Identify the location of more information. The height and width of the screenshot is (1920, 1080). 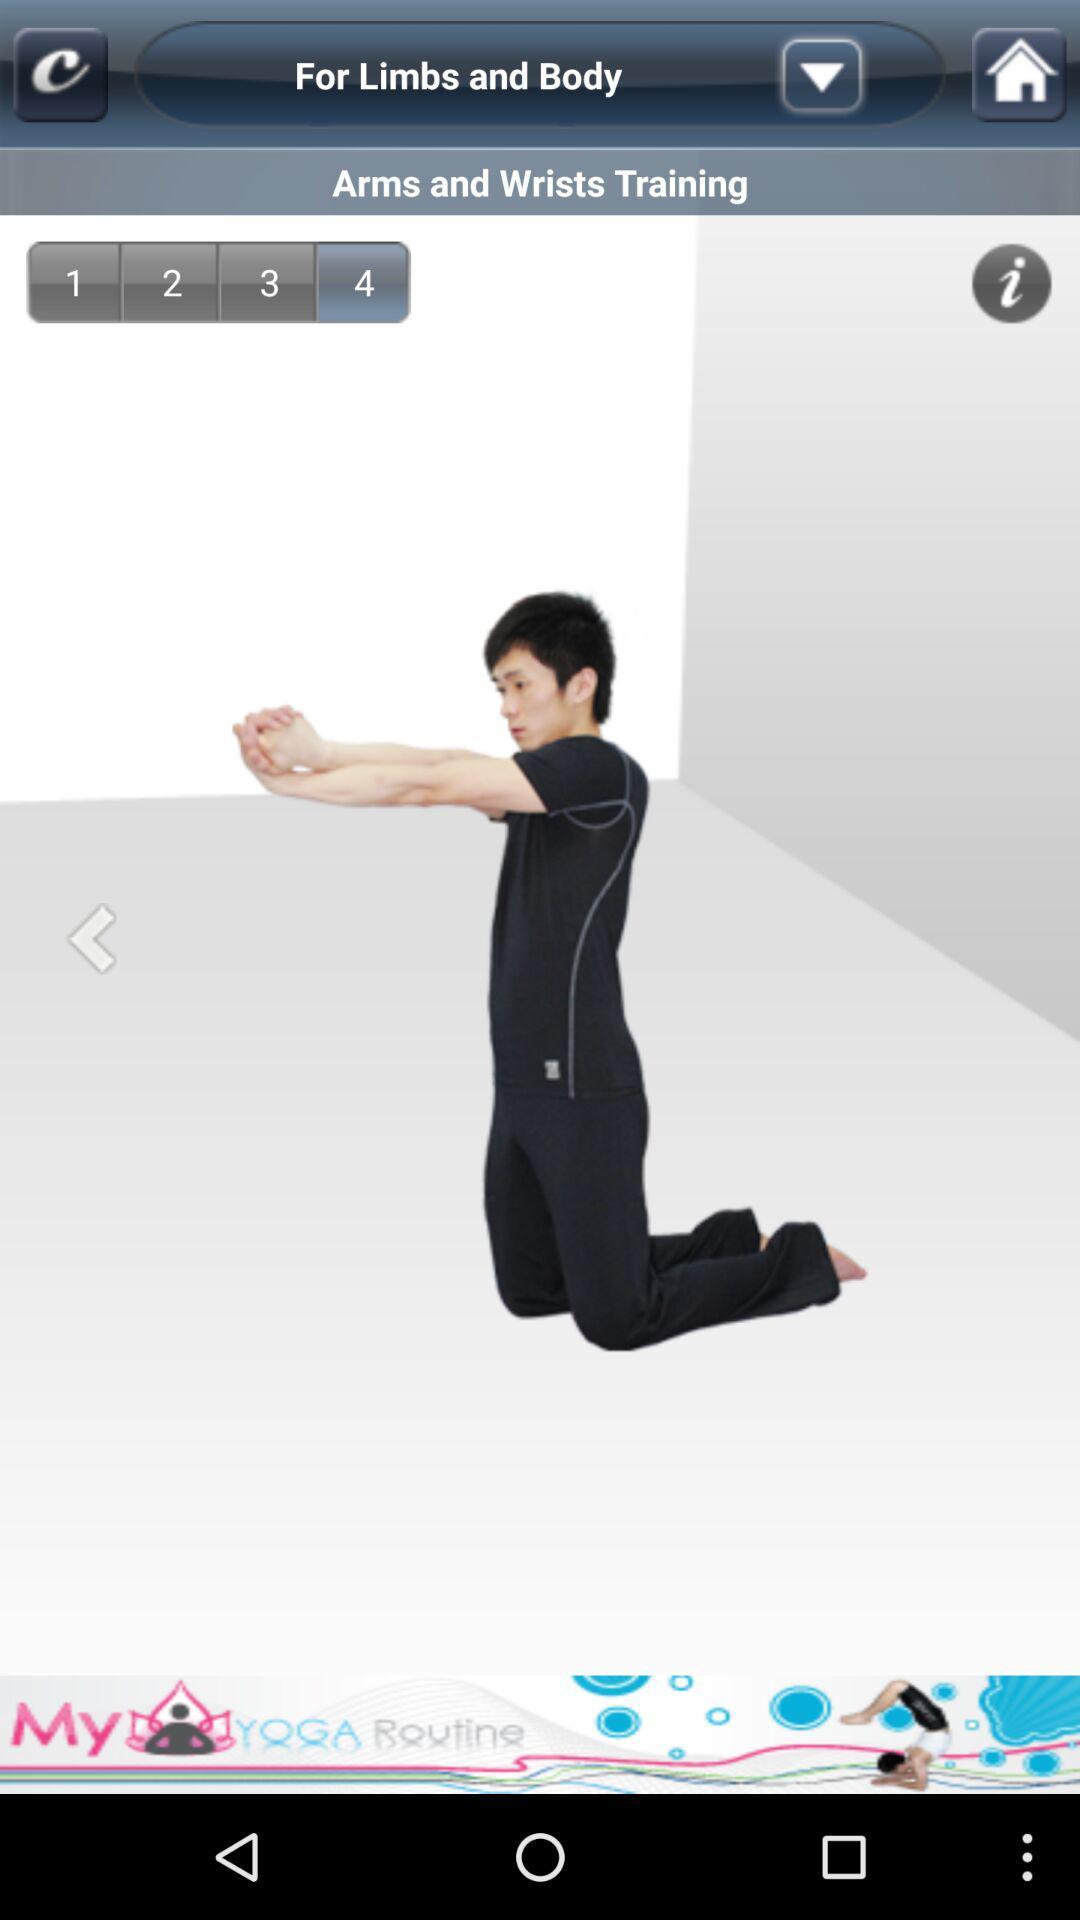
(1011, 282).